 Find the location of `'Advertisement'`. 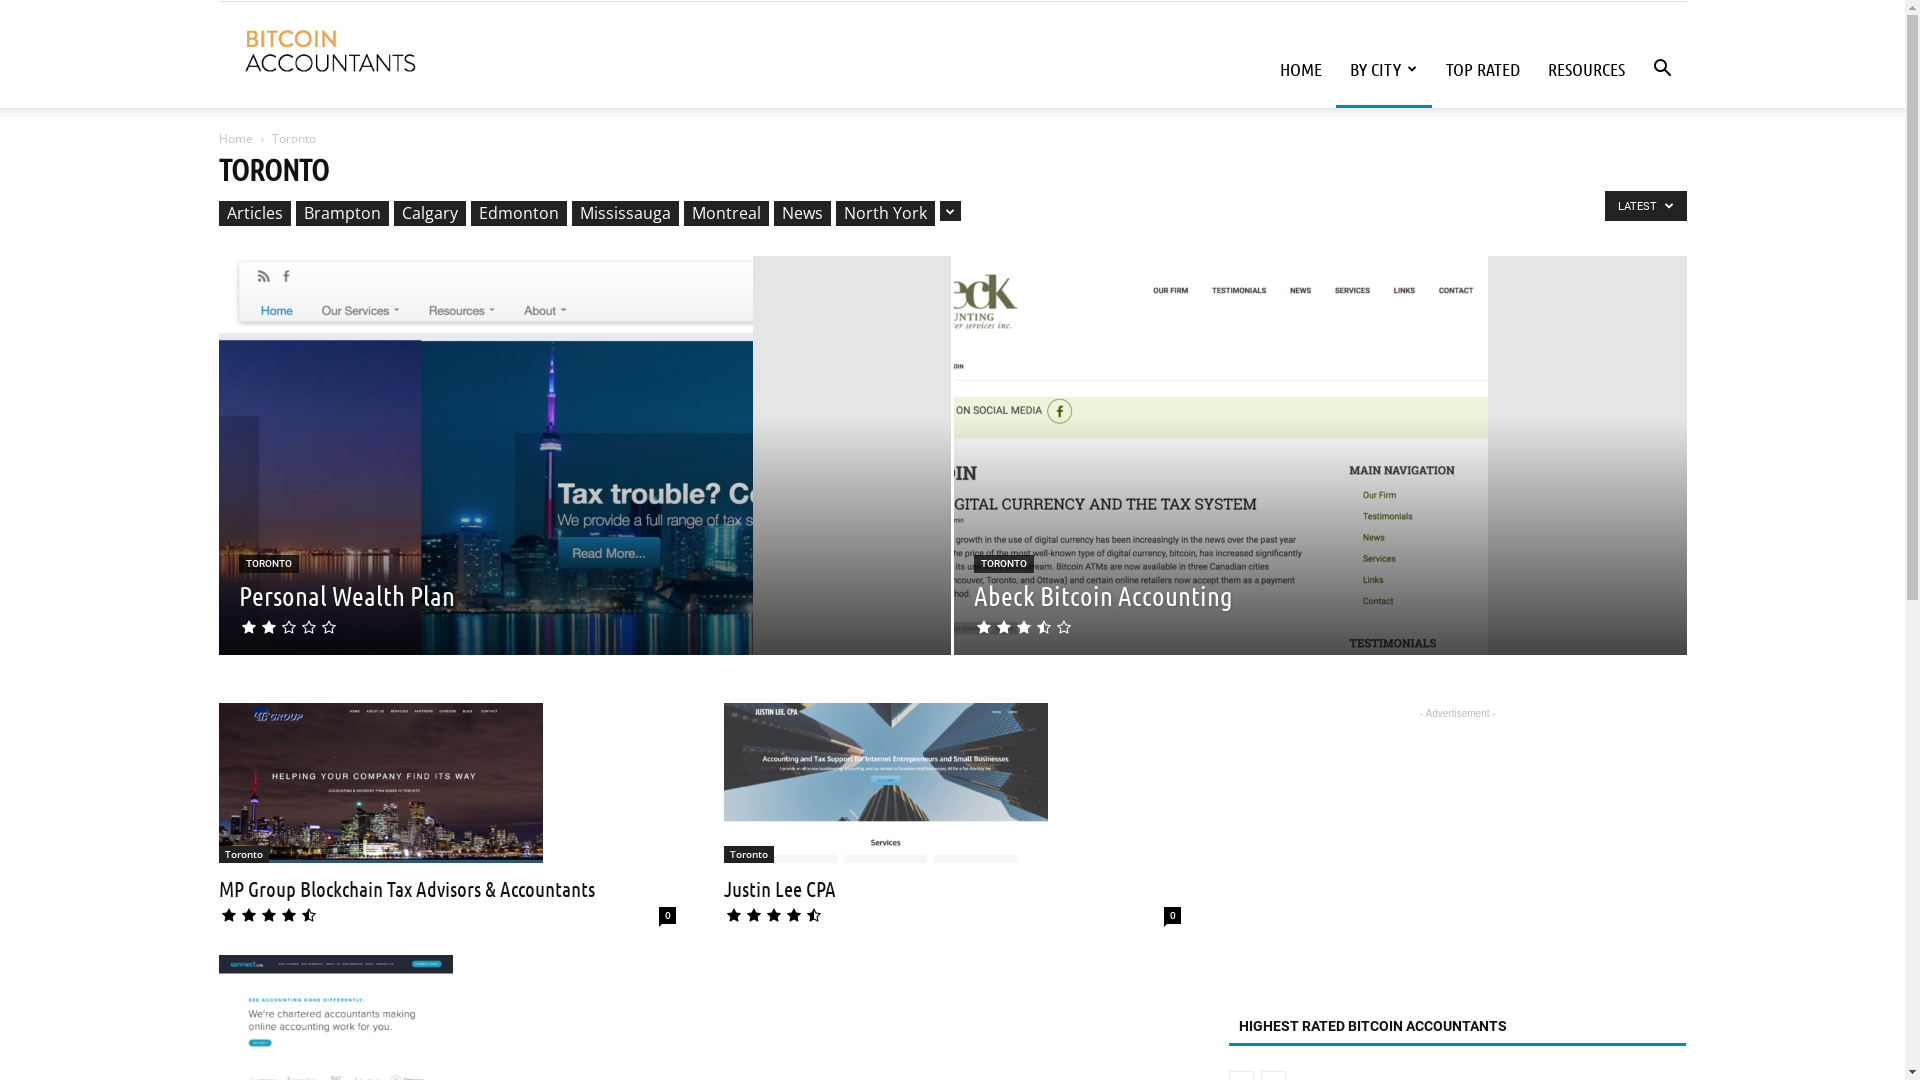

'Advertisement' is located at coordinates (1458, 848).